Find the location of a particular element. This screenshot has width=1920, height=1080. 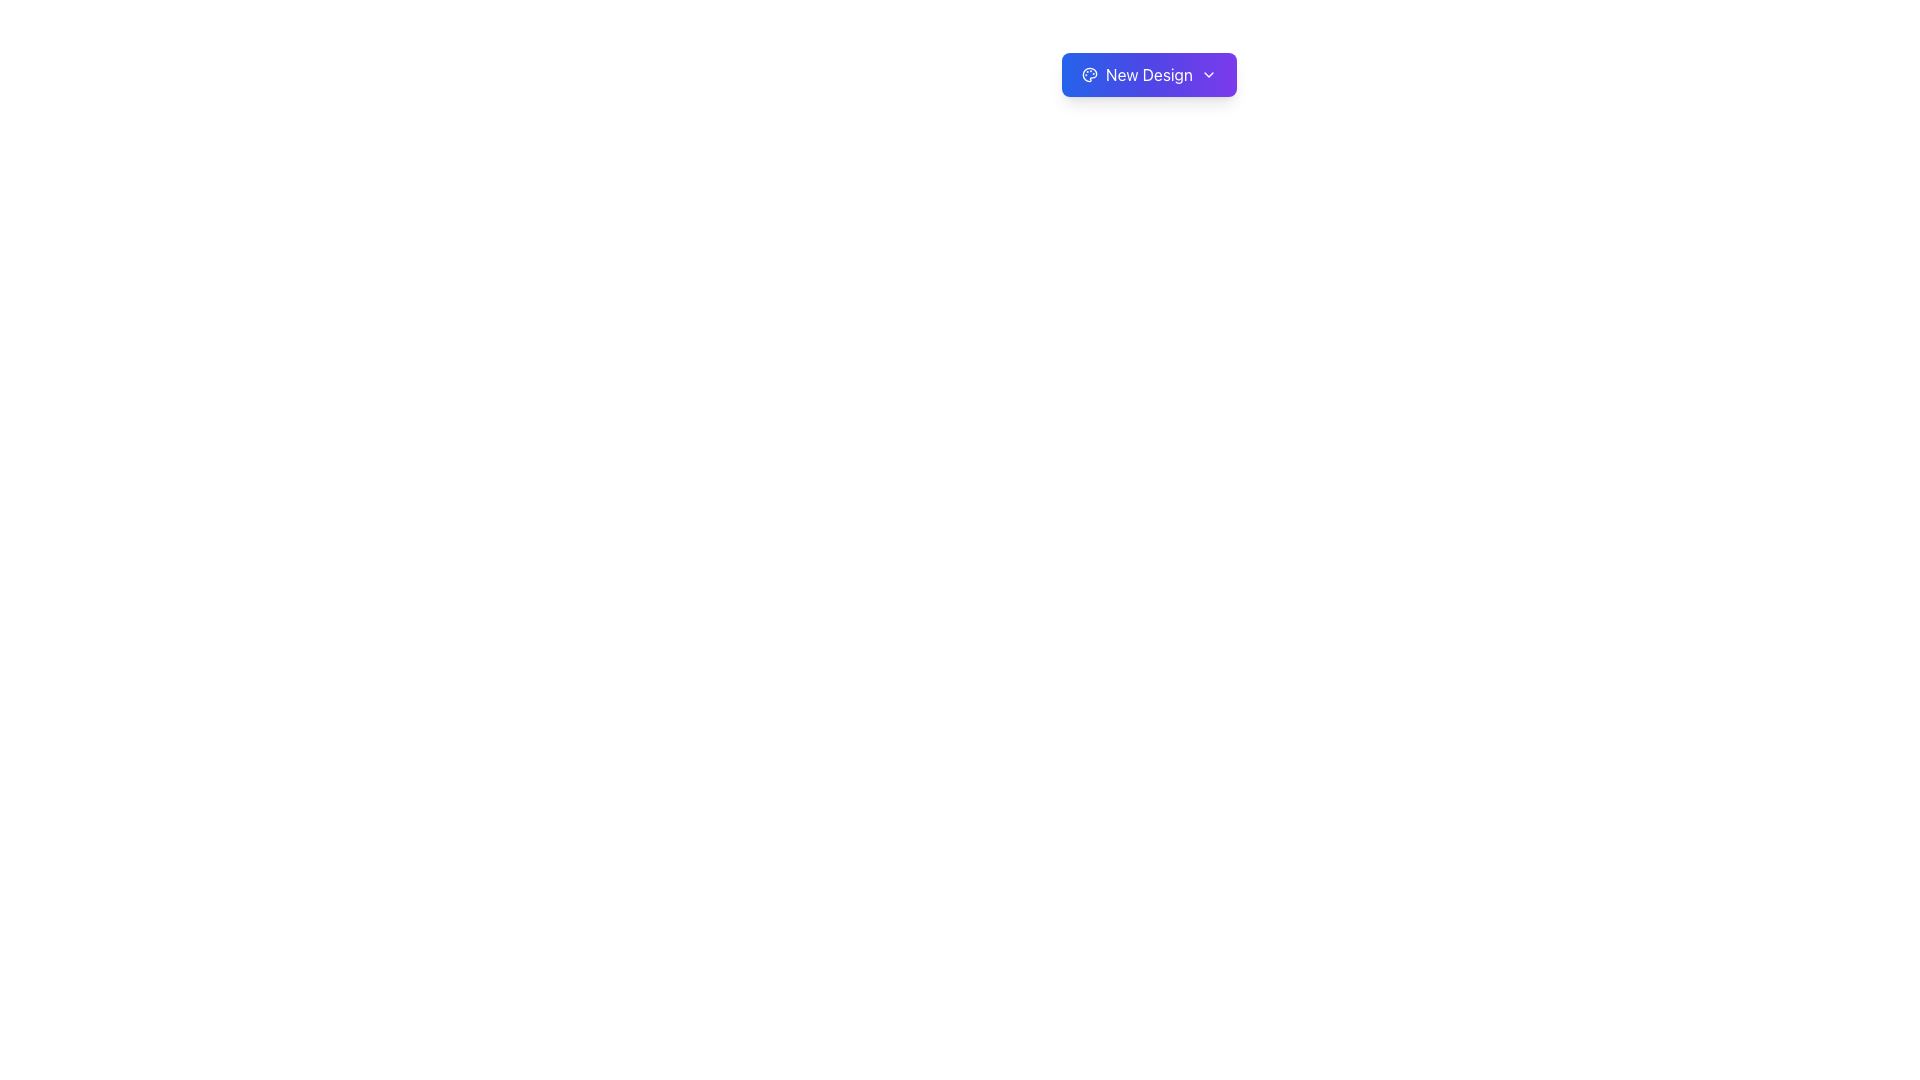

the small downward-pointing chevron icon located at the top-right corner of the 'New Design' button, which has a gradient hover effect is located at coordinates (1208, 73).